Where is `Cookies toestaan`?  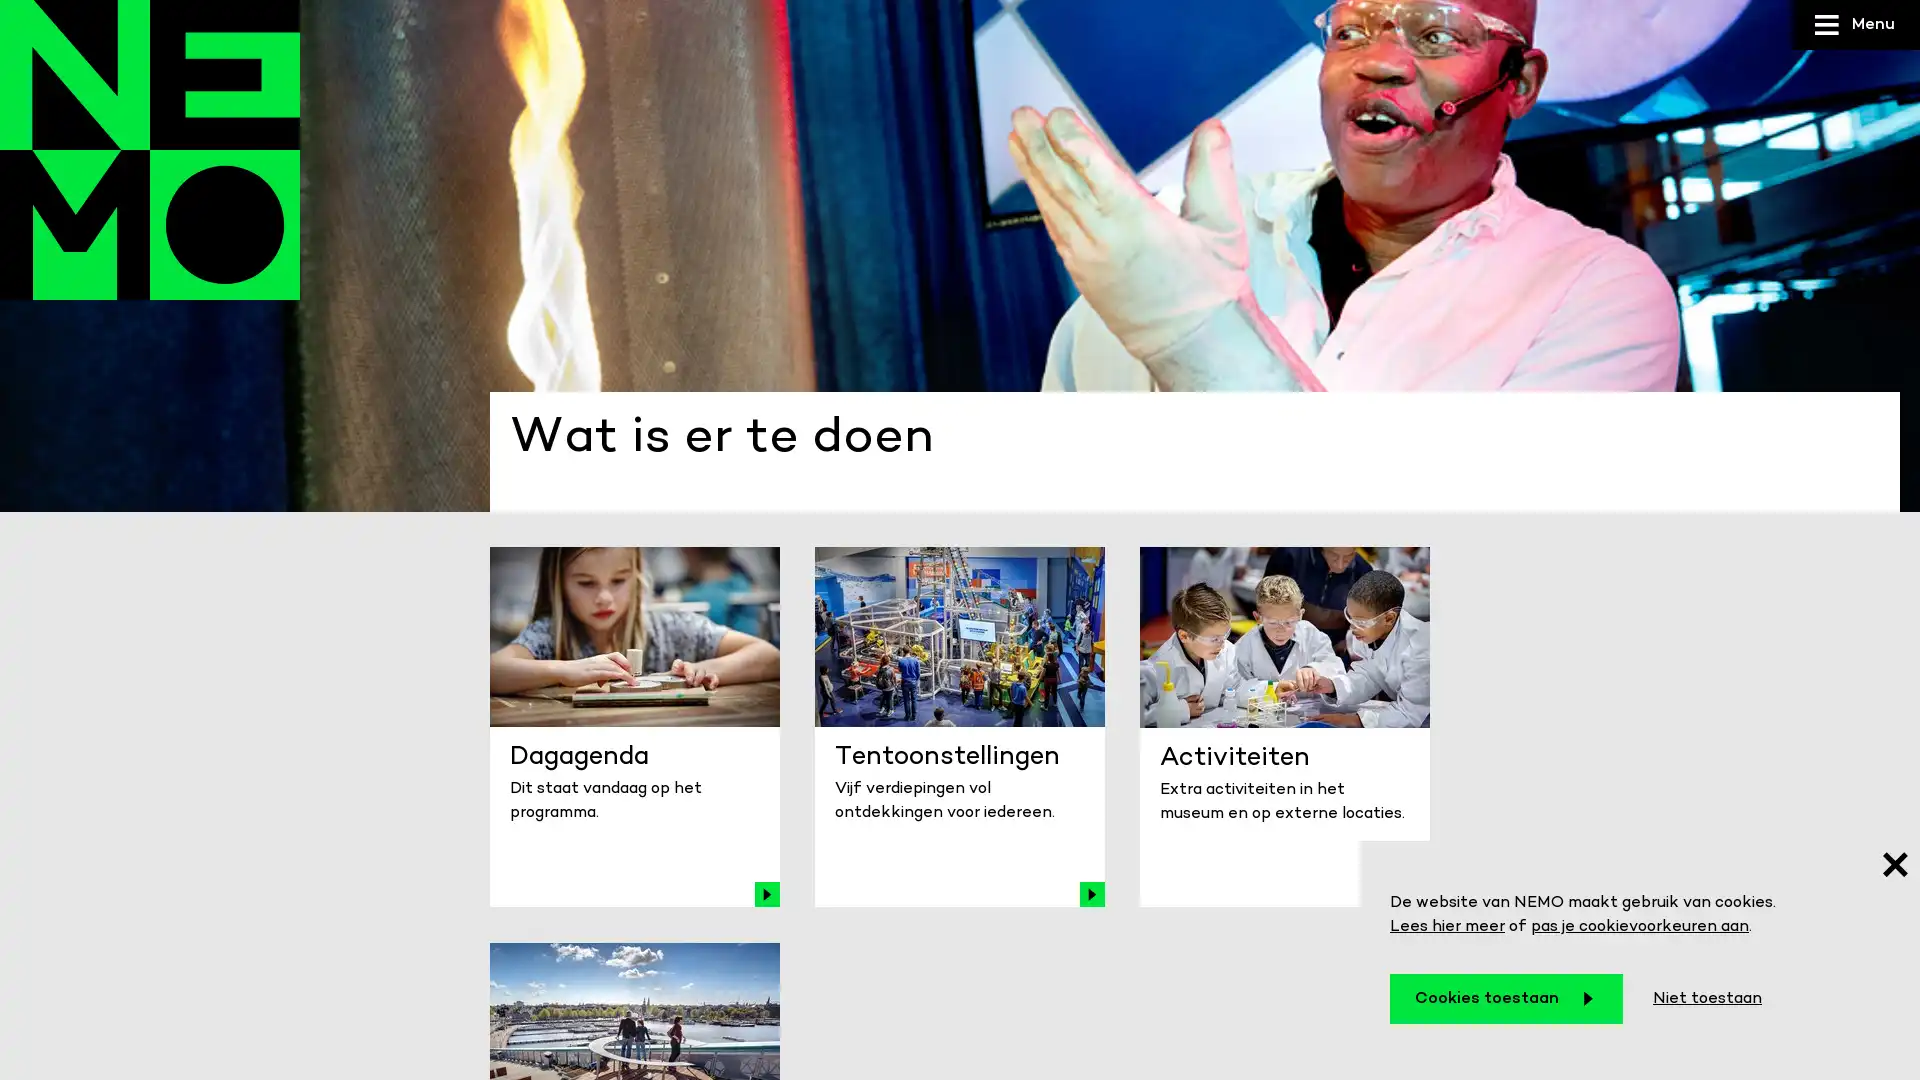
Cookies toestaan is located at coordinates (1506, 999).